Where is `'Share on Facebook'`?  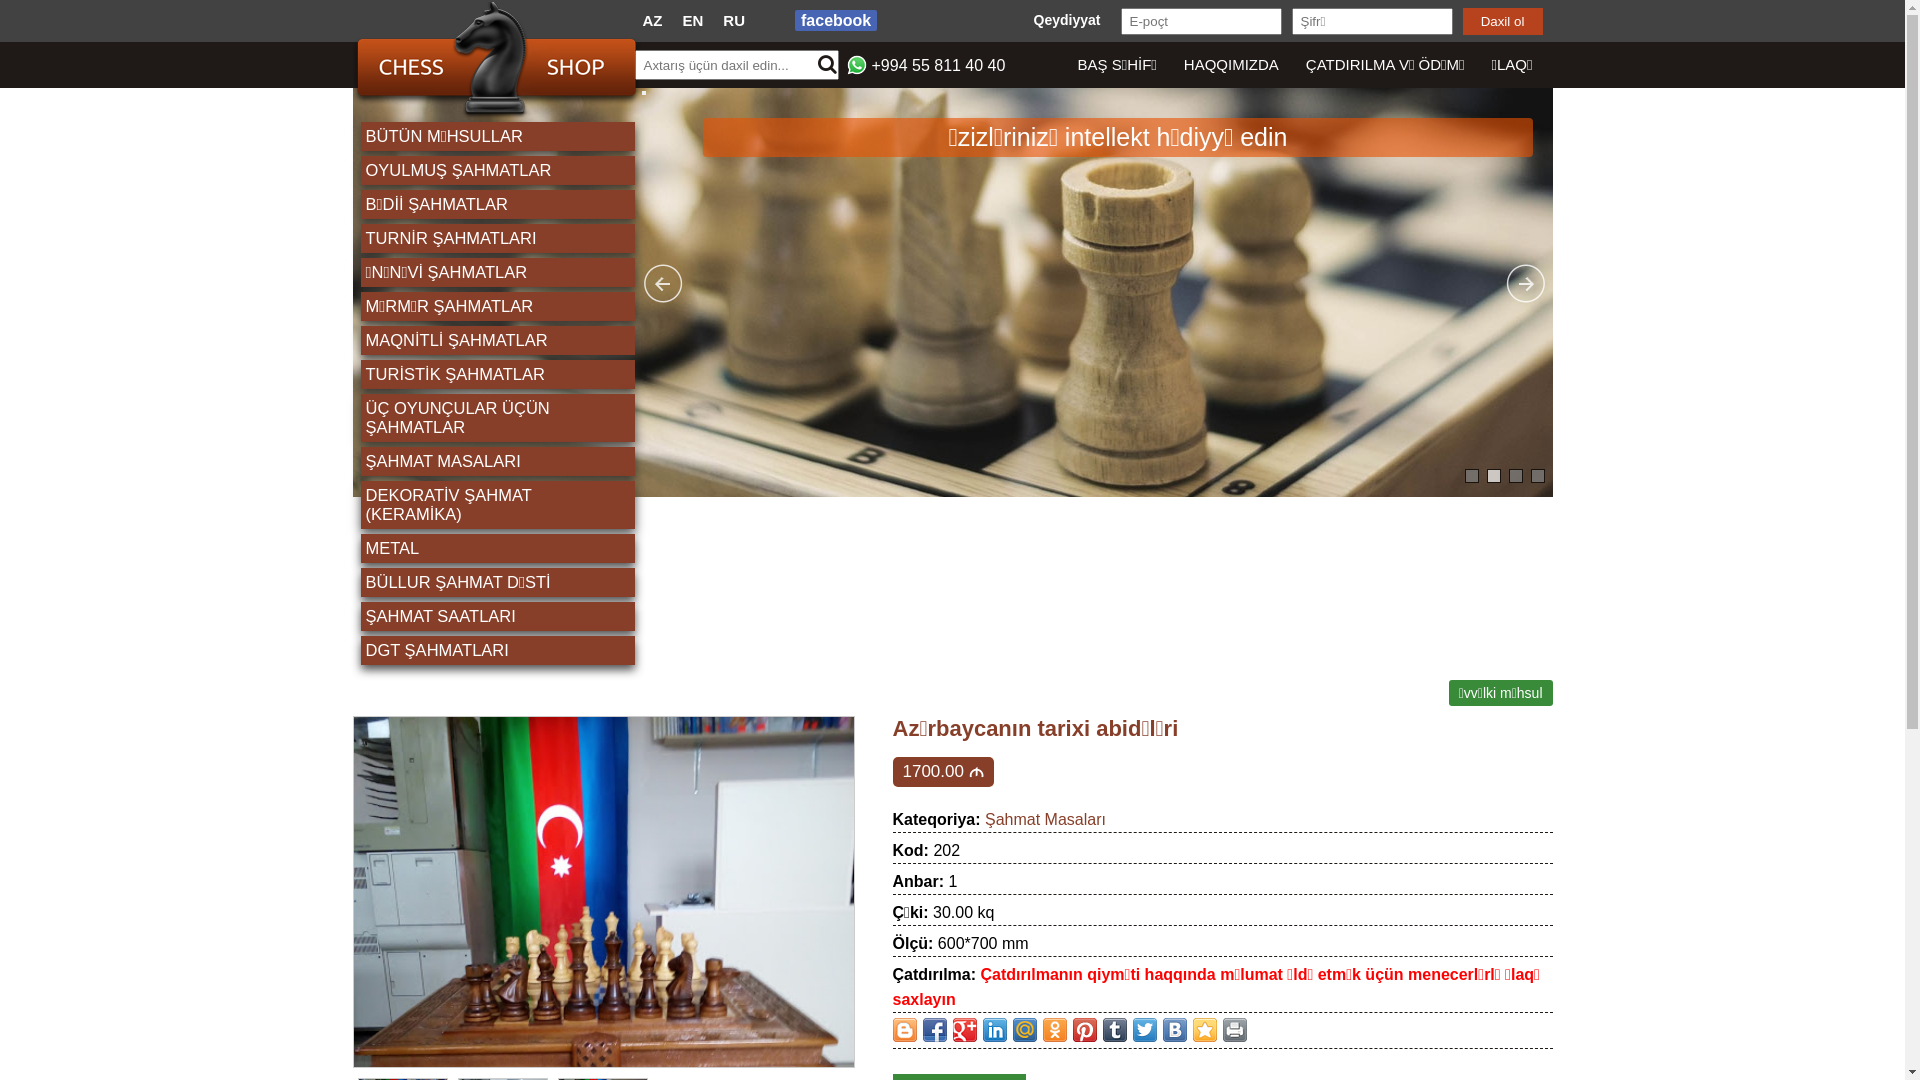
'Share on Facebook' is located at coordinates (933, 1029).